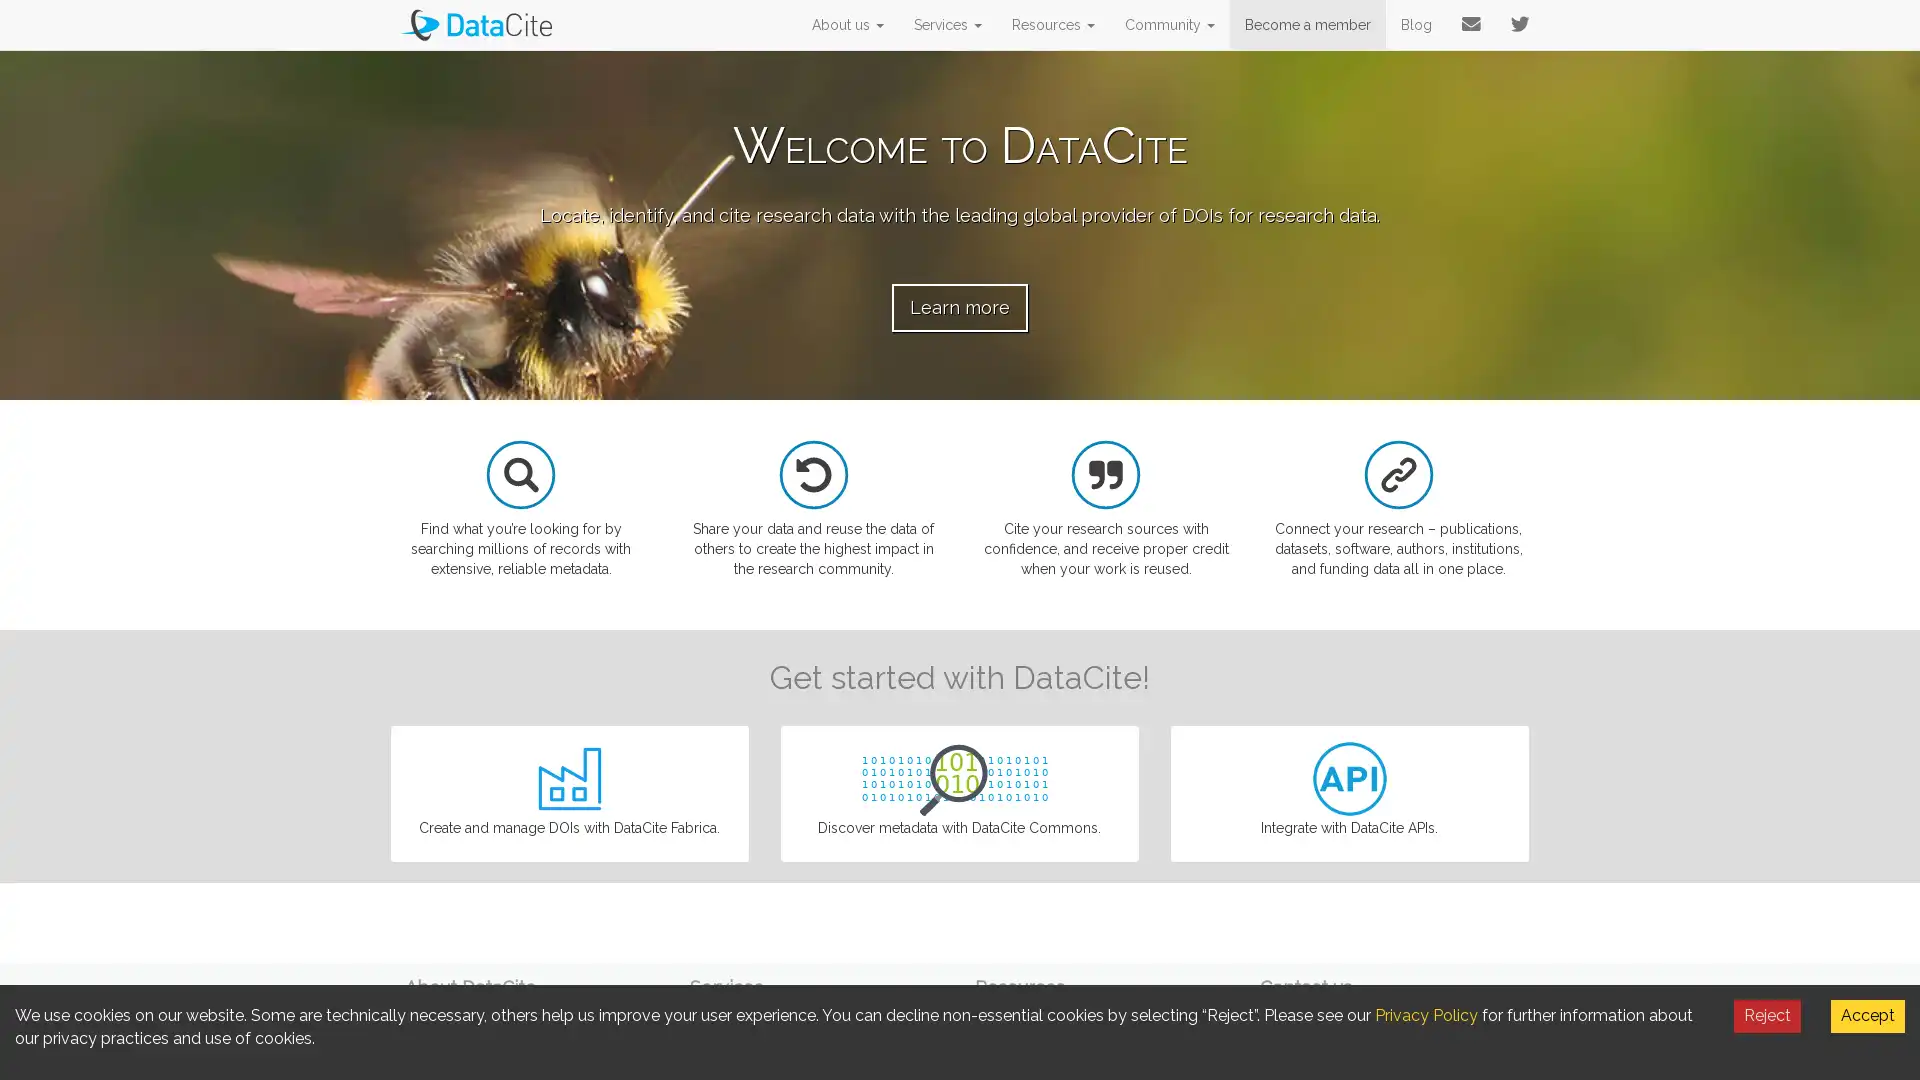 This screenshot has width=1920, height=1080. Describe the element at coordinates (960, 307) in the screenshot. I see `Learn more` at that location.